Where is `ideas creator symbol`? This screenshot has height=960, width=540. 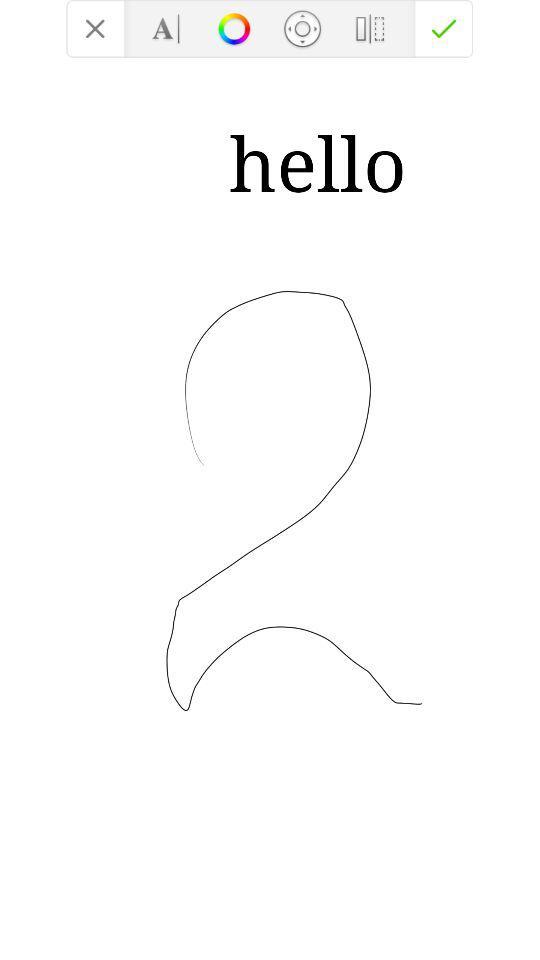 ideas creator symbol is located at coordinates (233, 27).